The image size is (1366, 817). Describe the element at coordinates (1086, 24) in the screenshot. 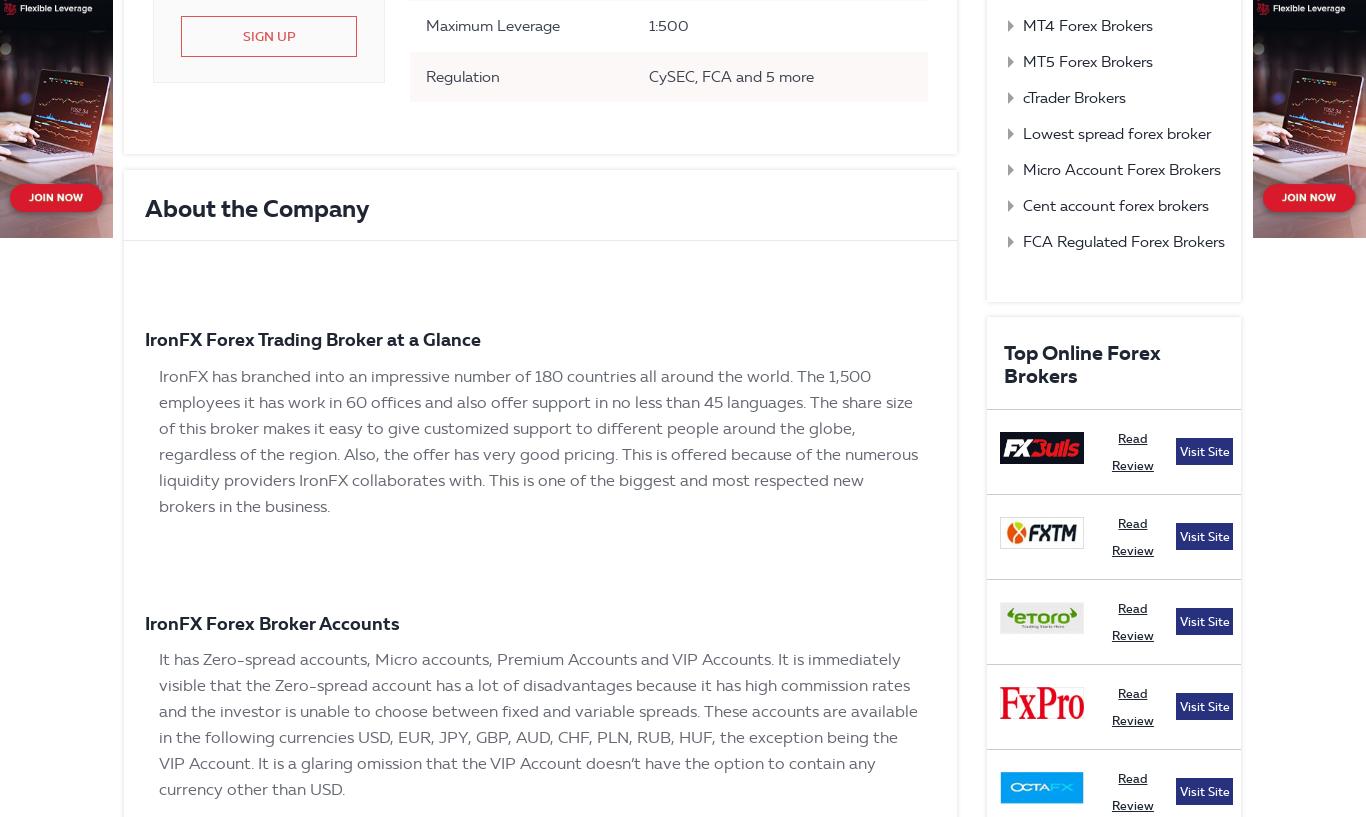

I see `'MT4 Forex Brokers'` at that location.